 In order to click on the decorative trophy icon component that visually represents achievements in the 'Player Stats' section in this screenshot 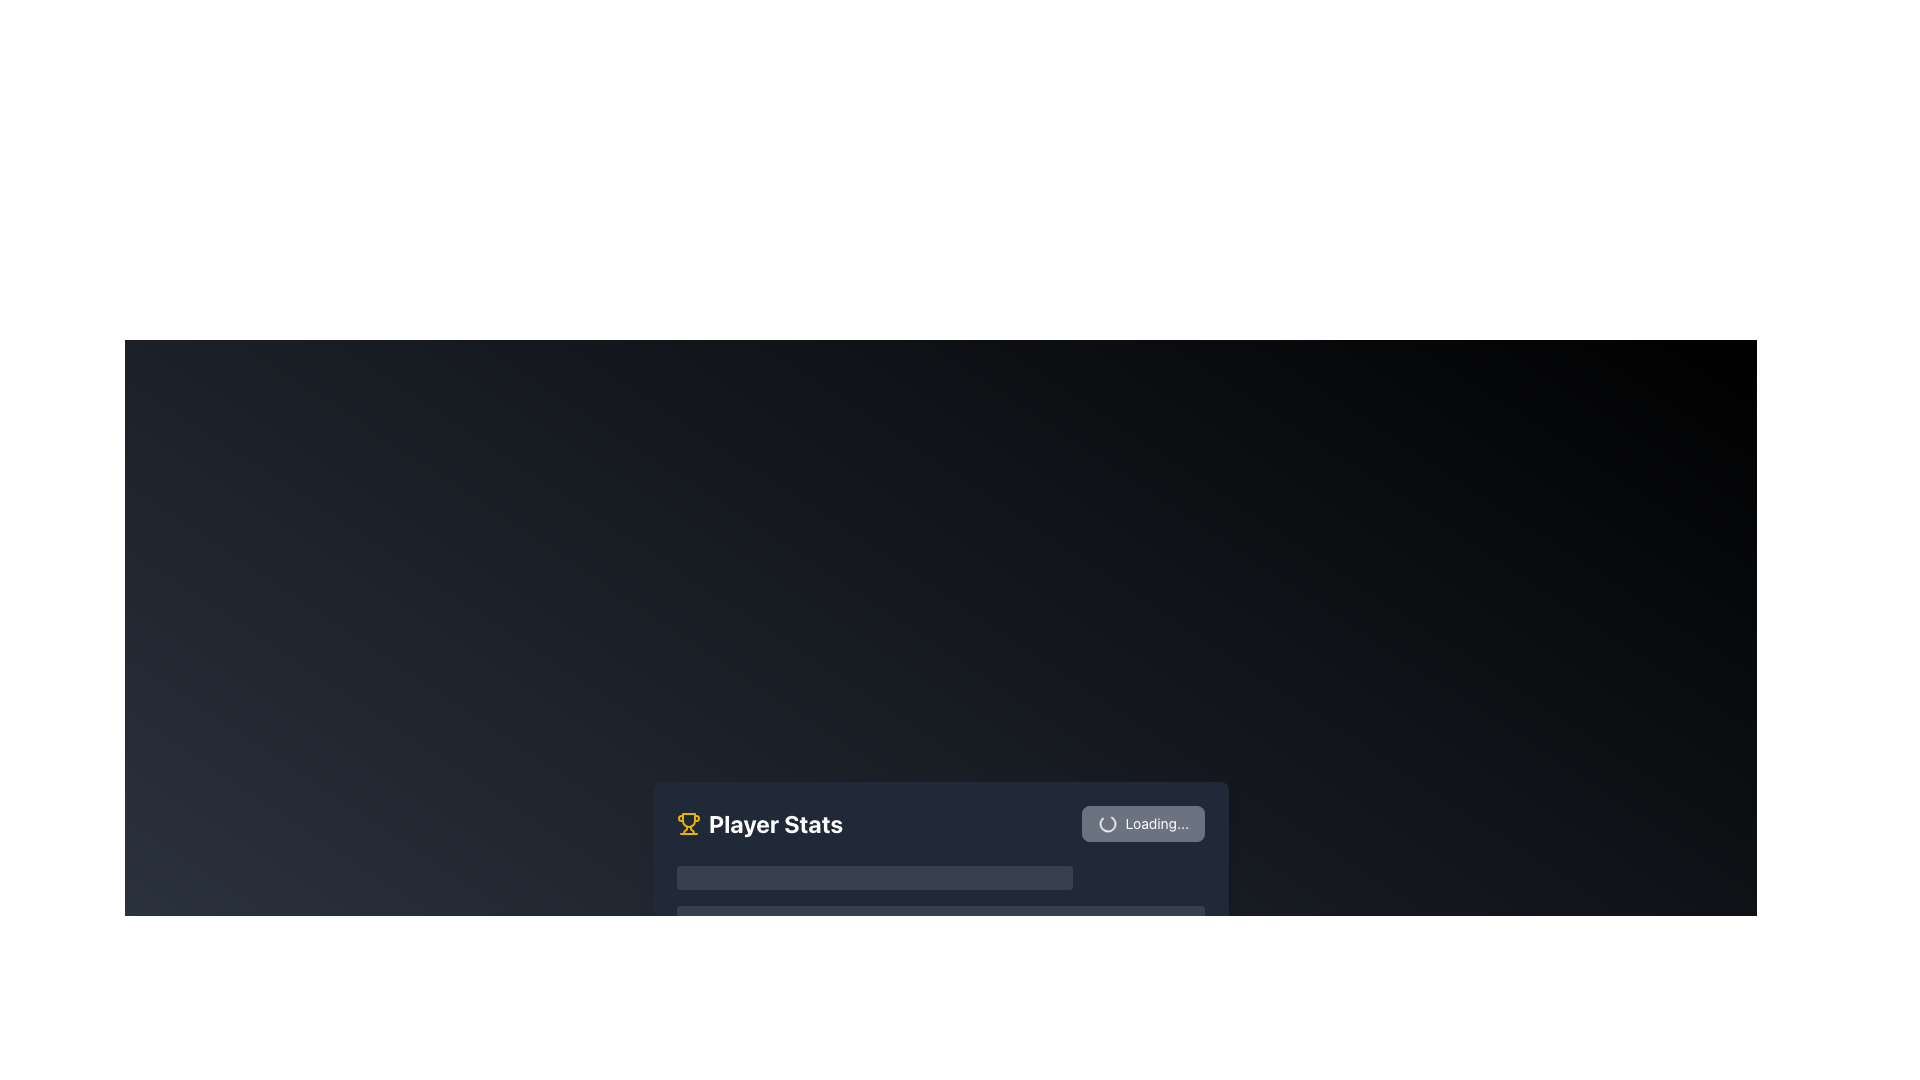, I will do `click(689, 820)`.